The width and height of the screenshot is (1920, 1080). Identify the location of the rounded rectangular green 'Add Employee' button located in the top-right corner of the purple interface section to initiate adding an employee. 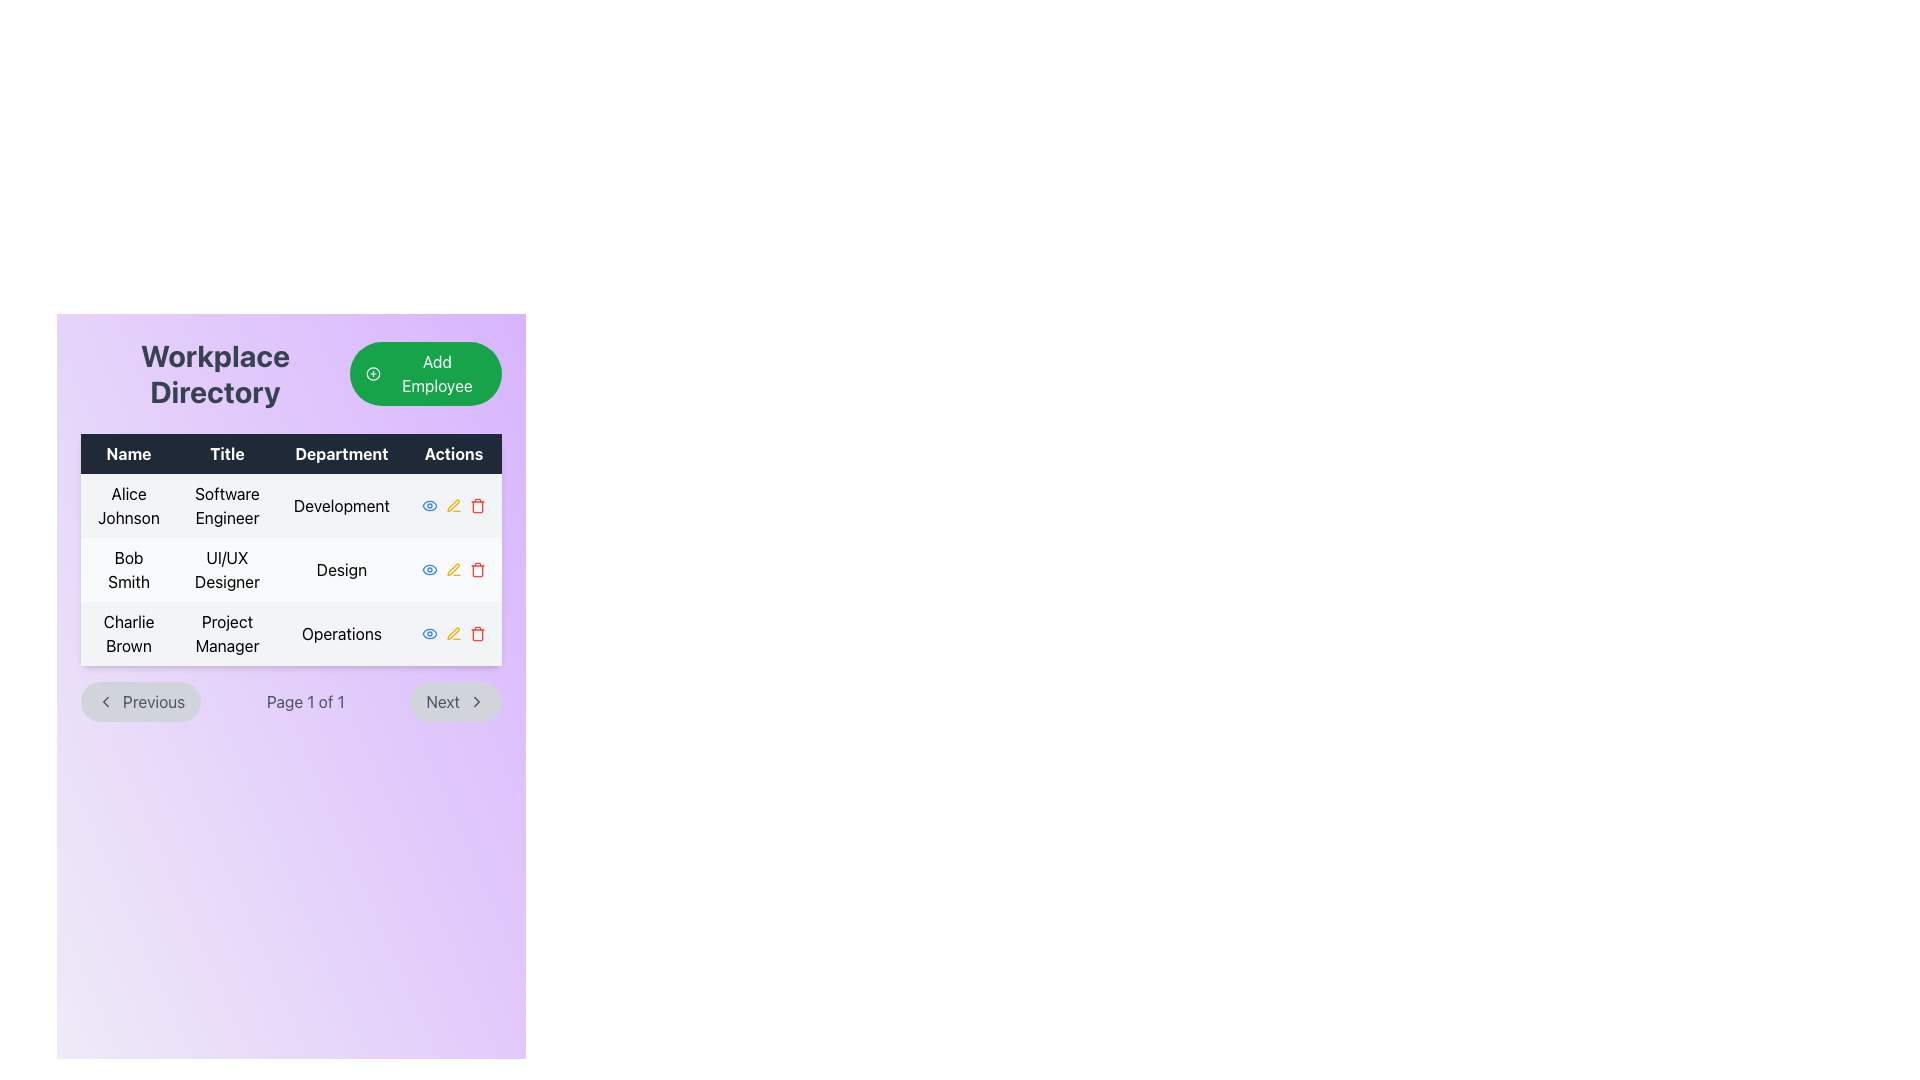
(425, 374).